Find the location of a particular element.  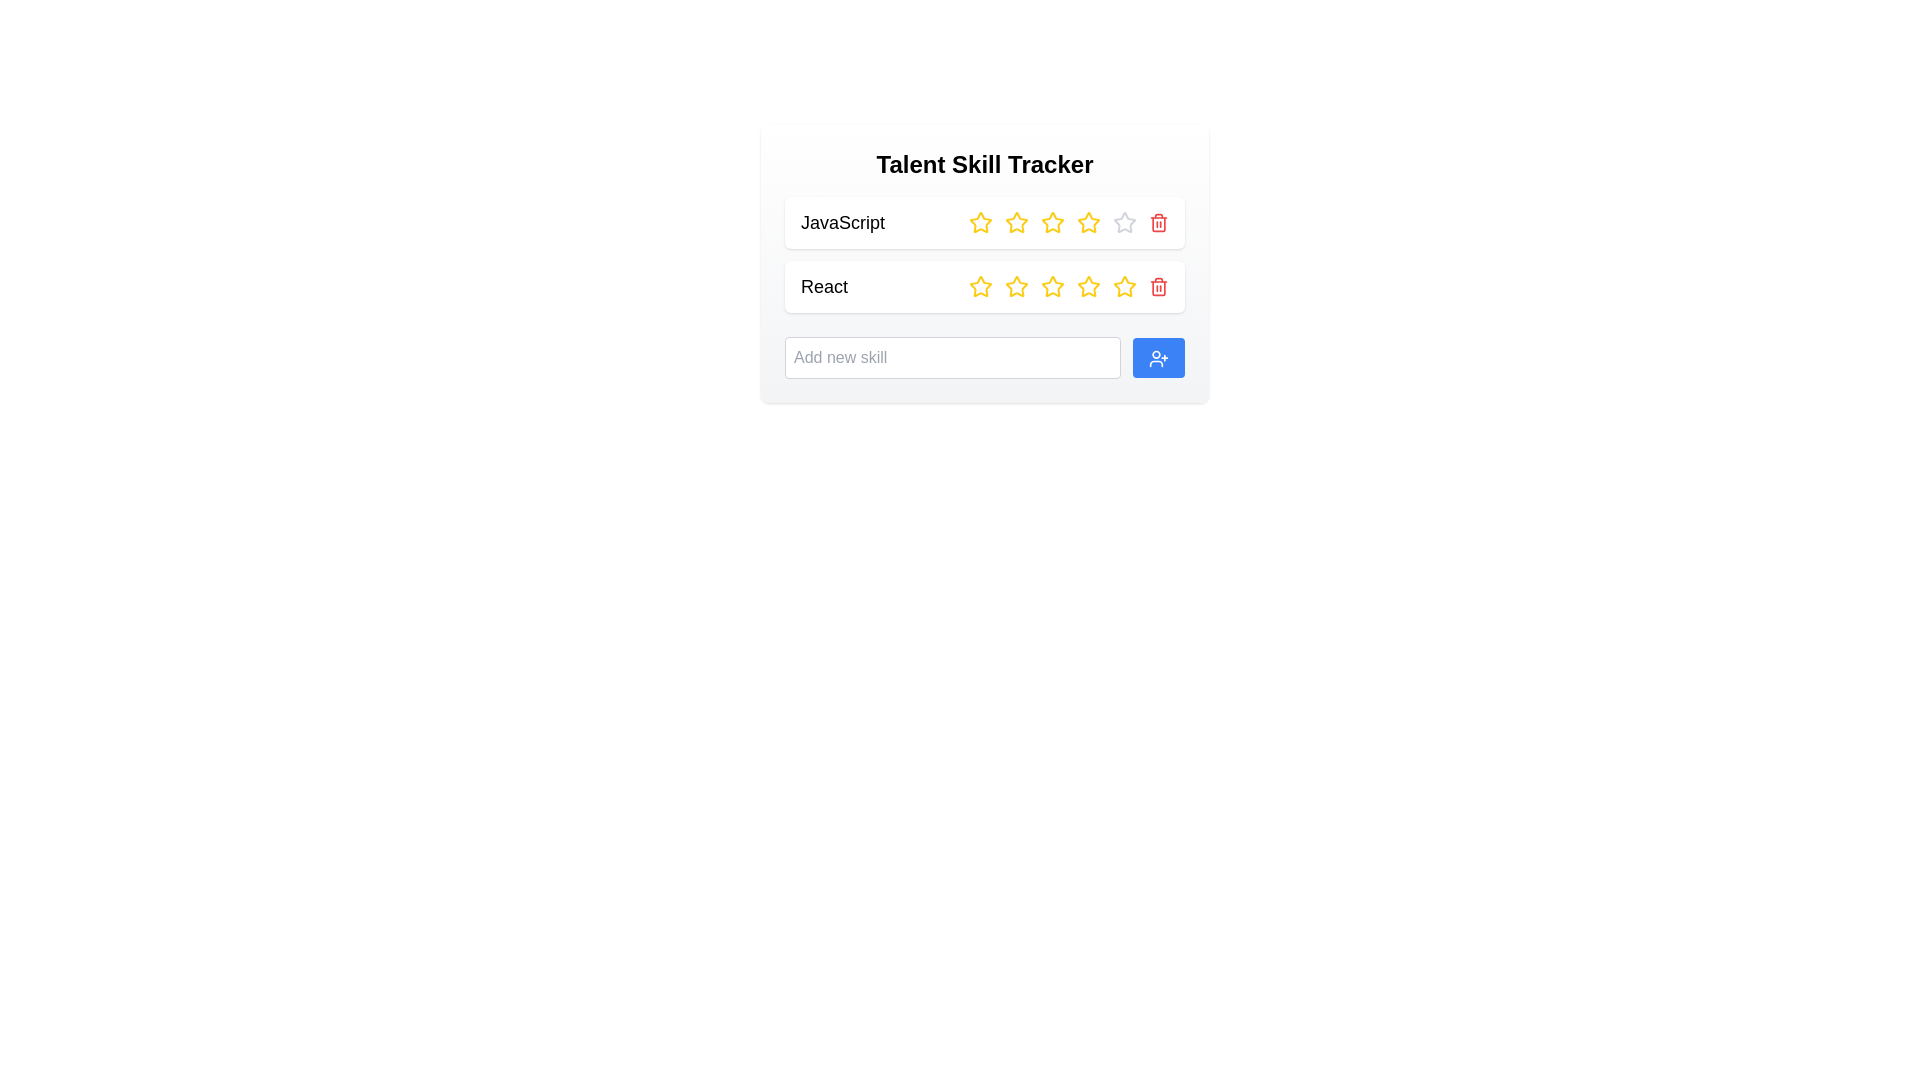

the second star icon in the Talent Skill Tracker panel is located at coordinates (1017, 222).